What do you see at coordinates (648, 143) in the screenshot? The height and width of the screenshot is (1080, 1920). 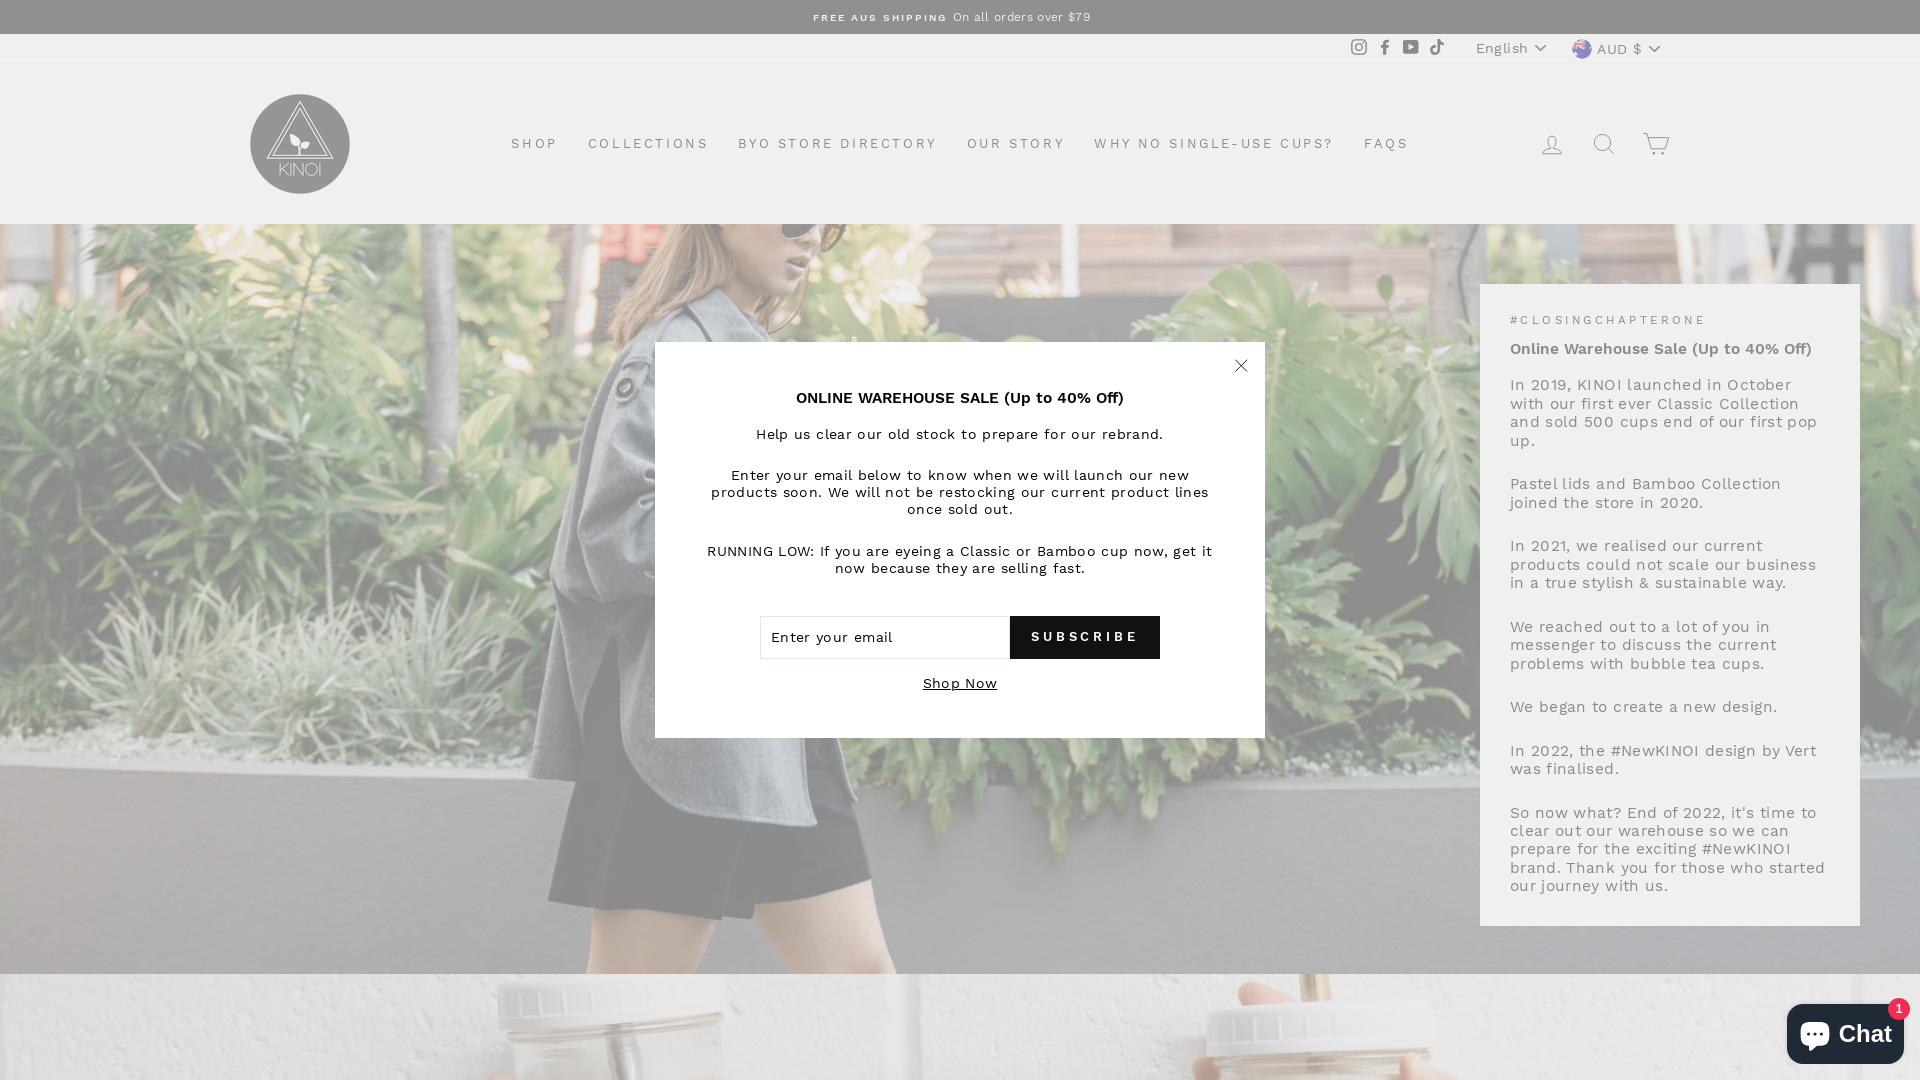 I see `'COLLECTIONS'` at bounding box center [648, 143].